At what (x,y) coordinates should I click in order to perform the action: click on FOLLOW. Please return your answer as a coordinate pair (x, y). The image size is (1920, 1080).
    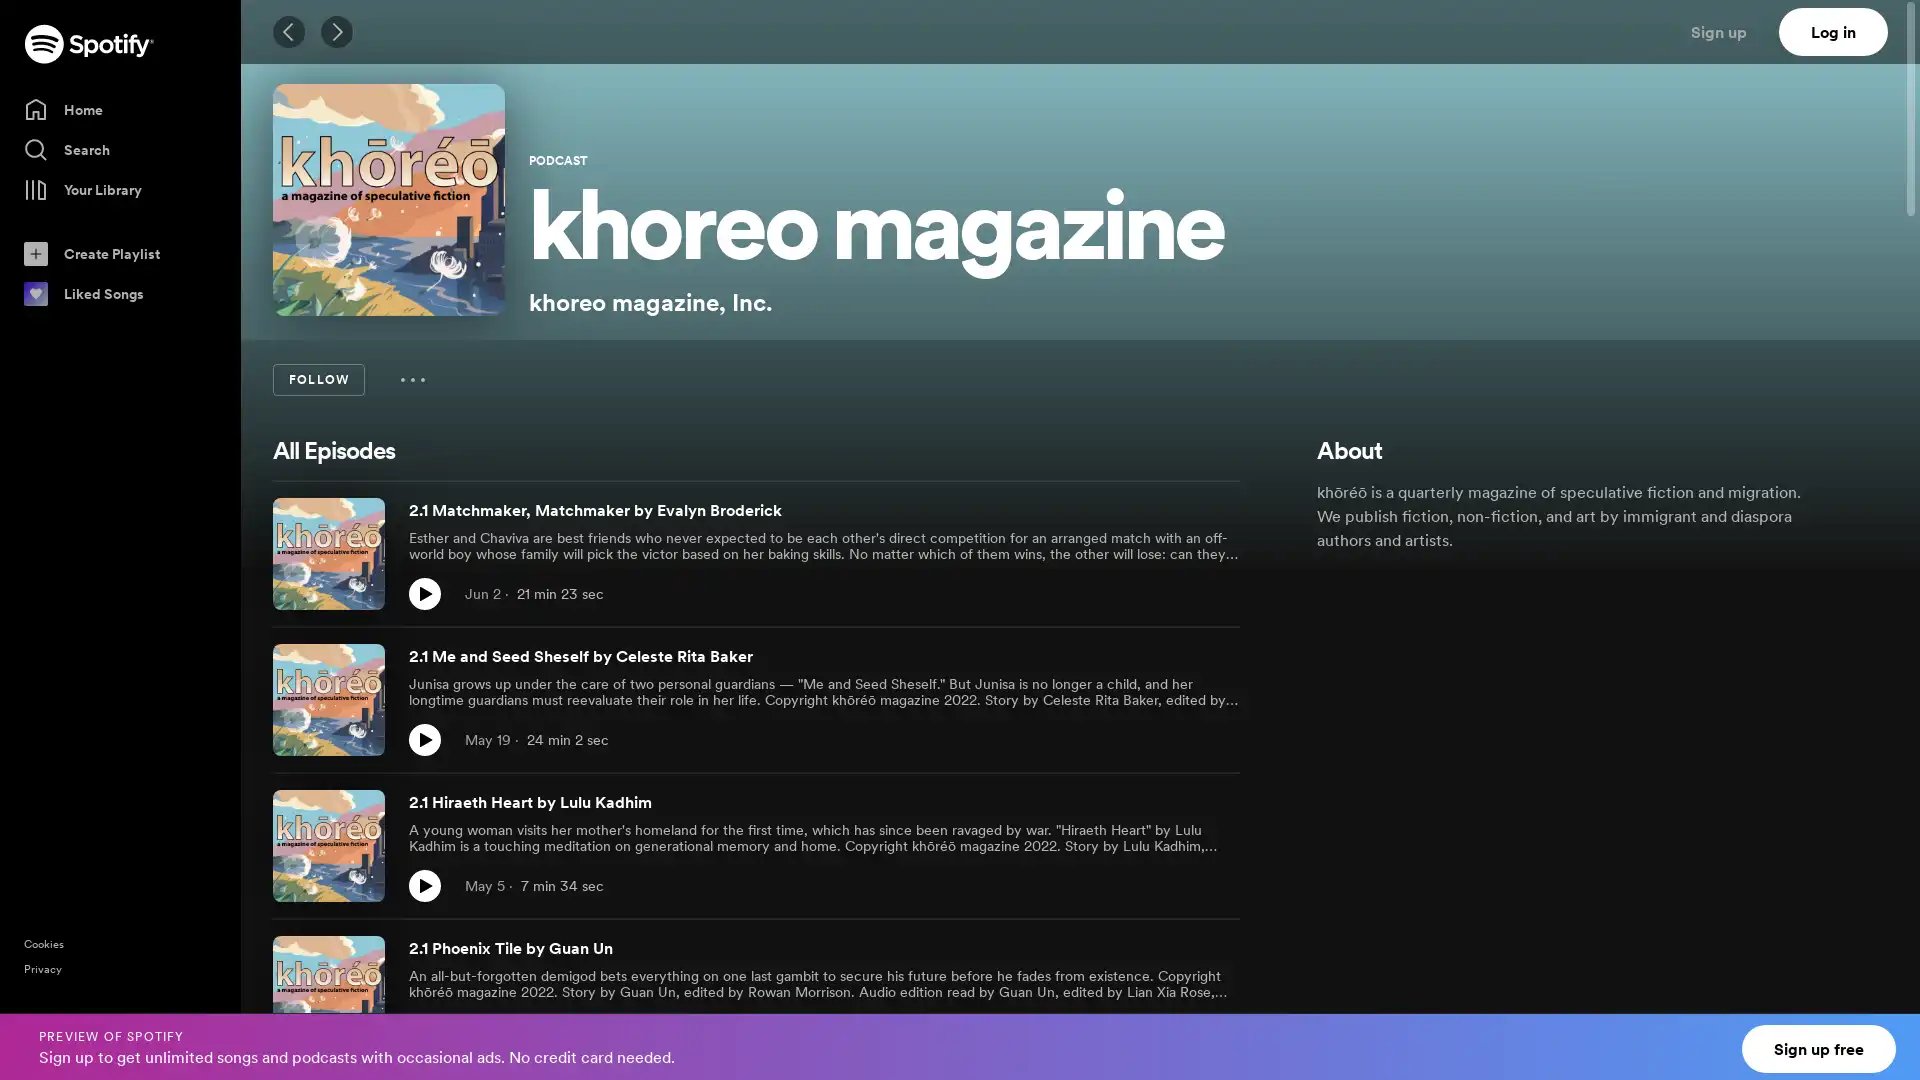
    Looking at the image, I should click on (317, 380).